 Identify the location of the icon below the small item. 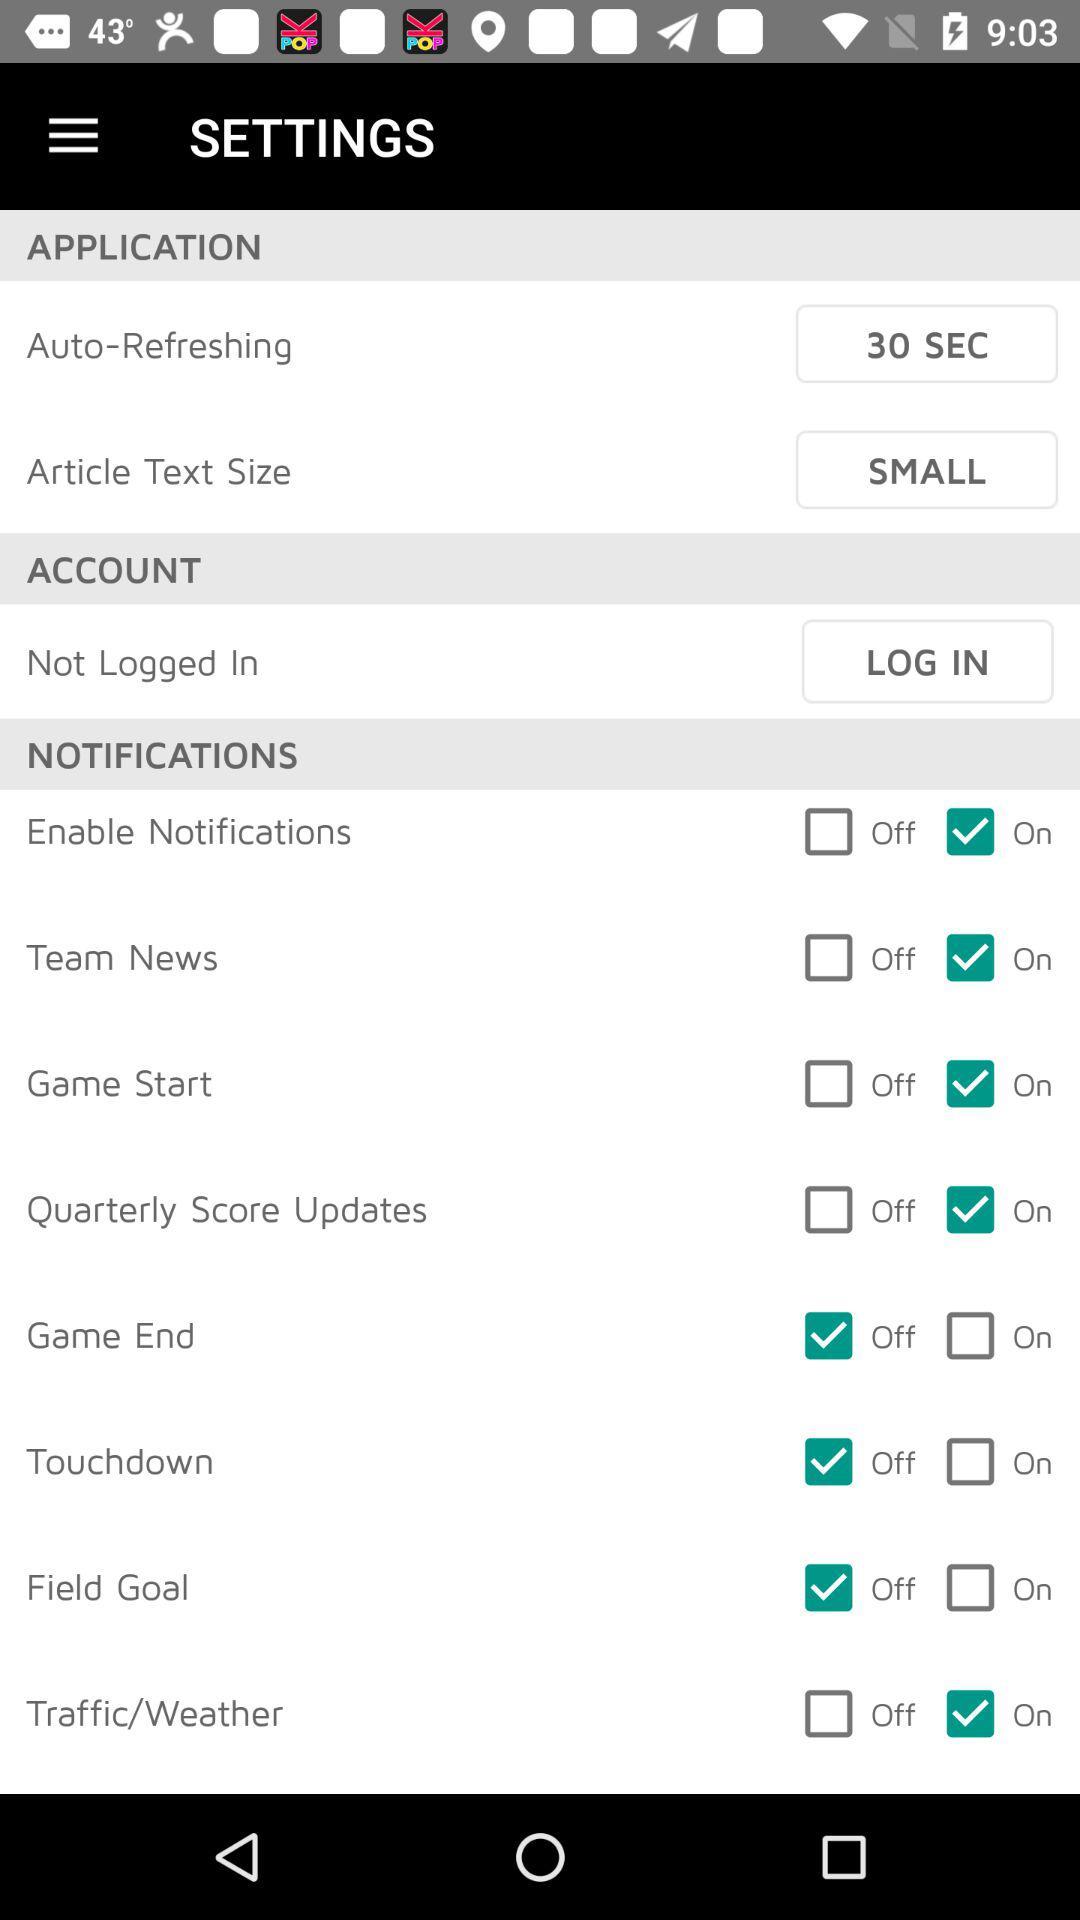
(927, 661).